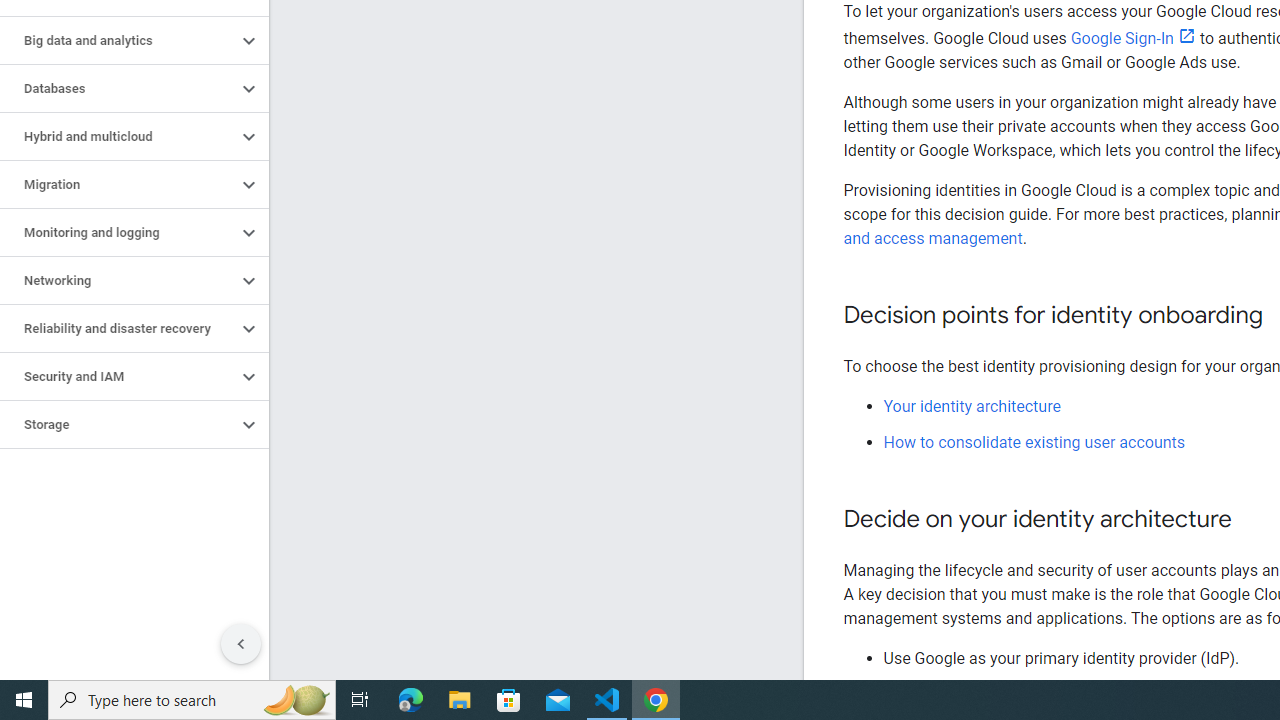 The image size is (1280, 720). I want to click on 'Migration', so click(117, 185).